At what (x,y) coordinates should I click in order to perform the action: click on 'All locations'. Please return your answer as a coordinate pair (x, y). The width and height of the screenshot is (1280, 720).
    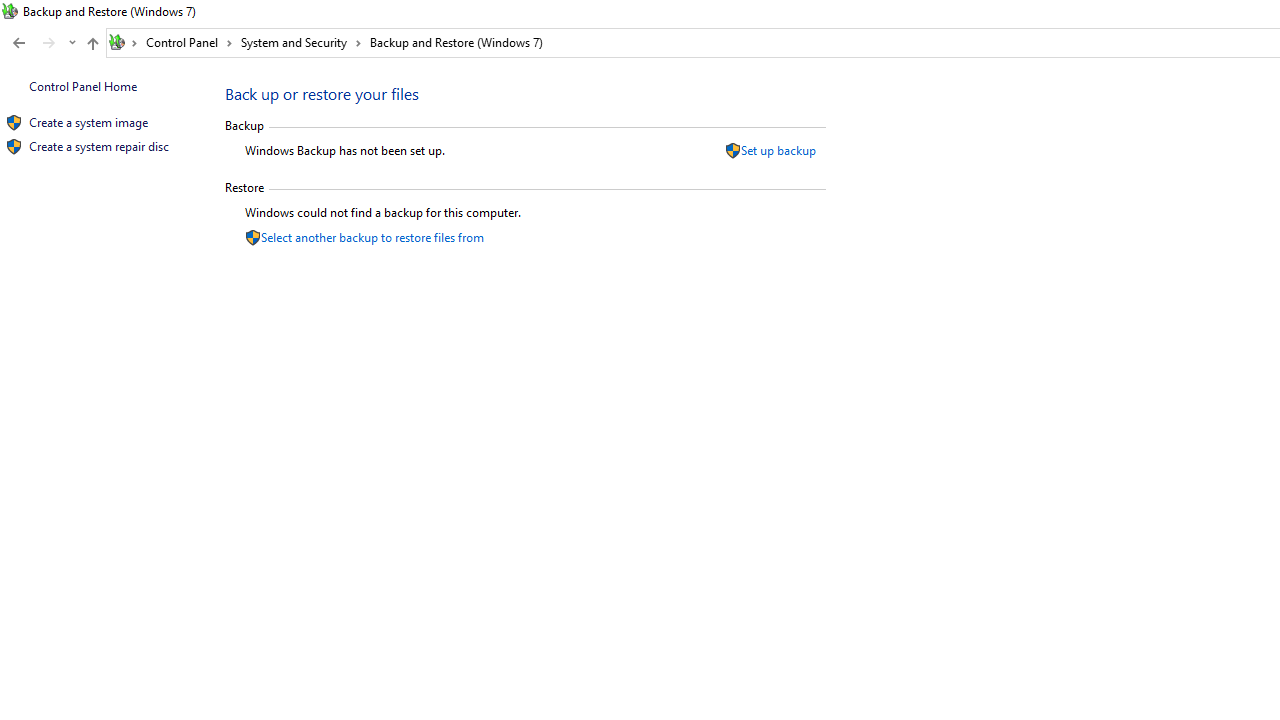
    Looking at the image, I should click on (123, 42).